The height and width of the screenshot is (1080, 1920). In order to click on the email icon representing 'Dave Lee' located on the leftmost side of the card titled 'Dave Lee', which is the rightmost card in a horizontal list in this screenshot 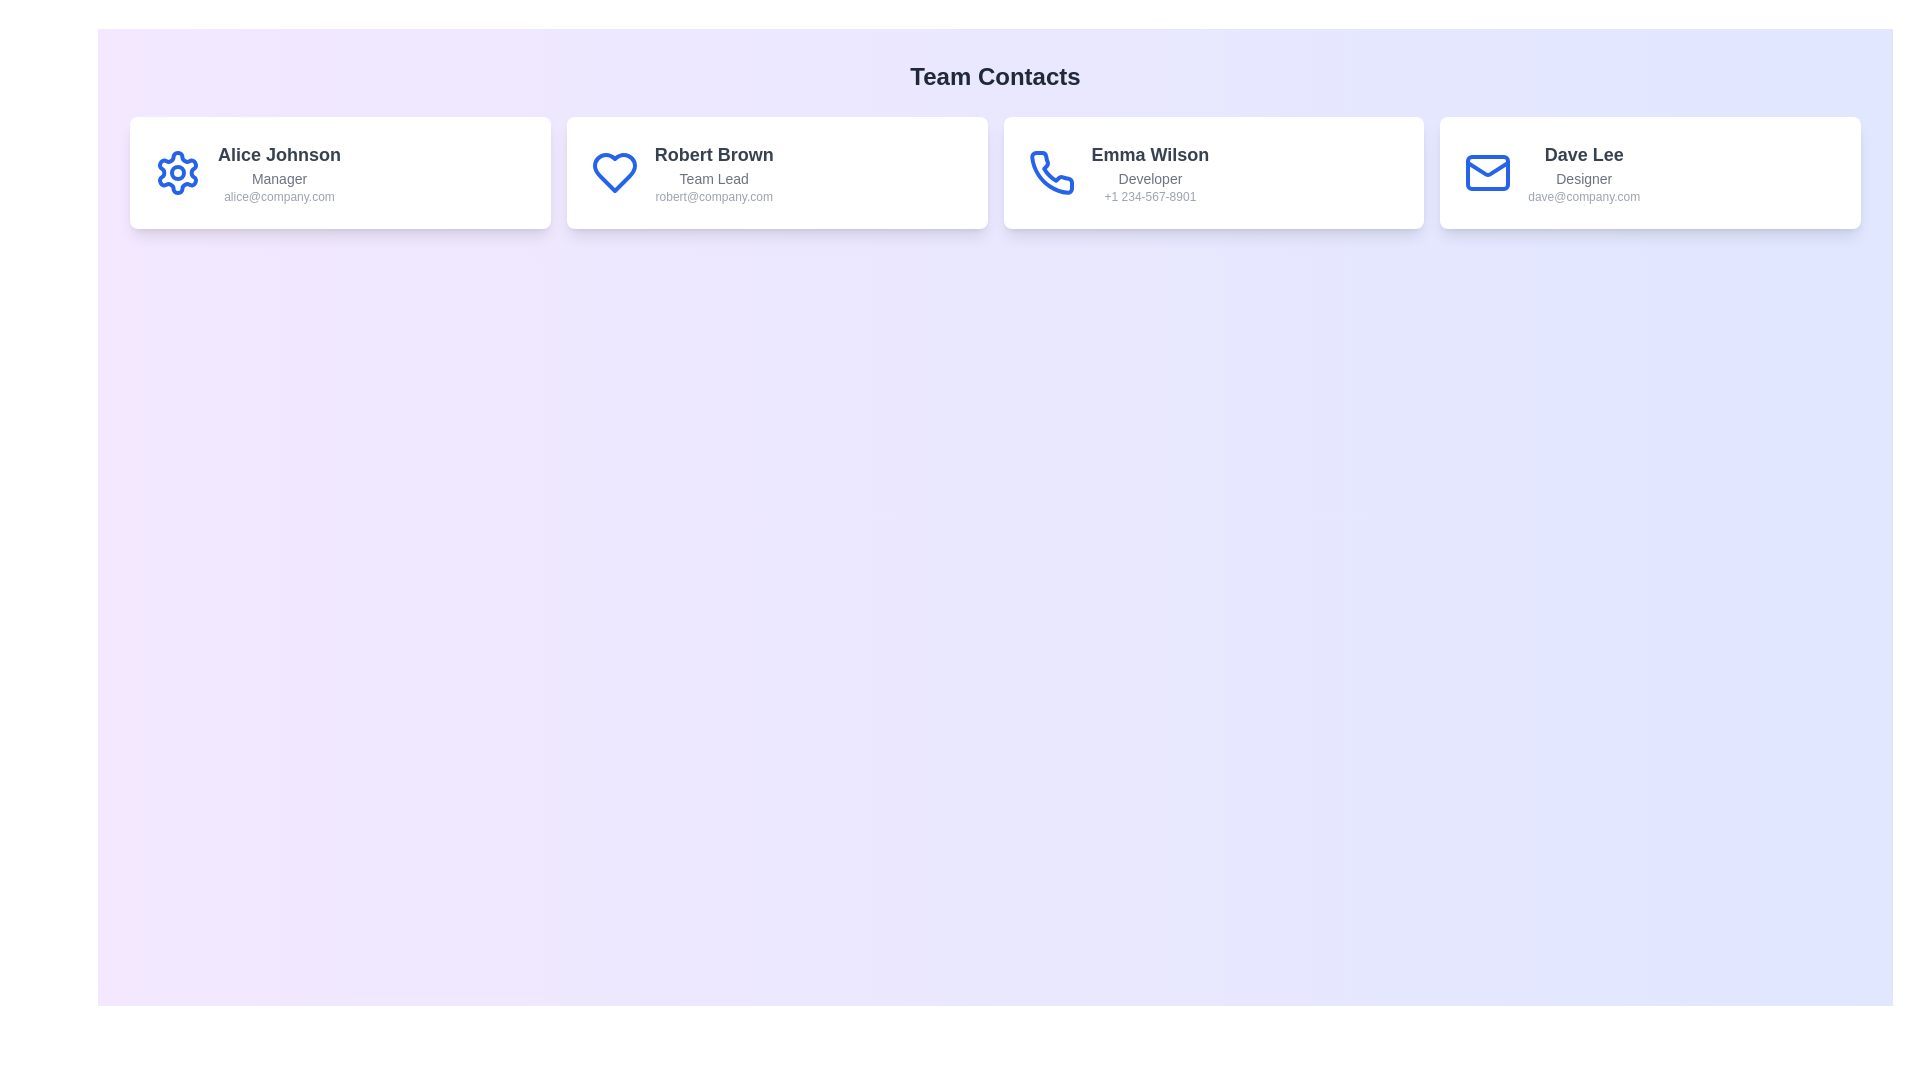, I will do `click(1488, 172)`.